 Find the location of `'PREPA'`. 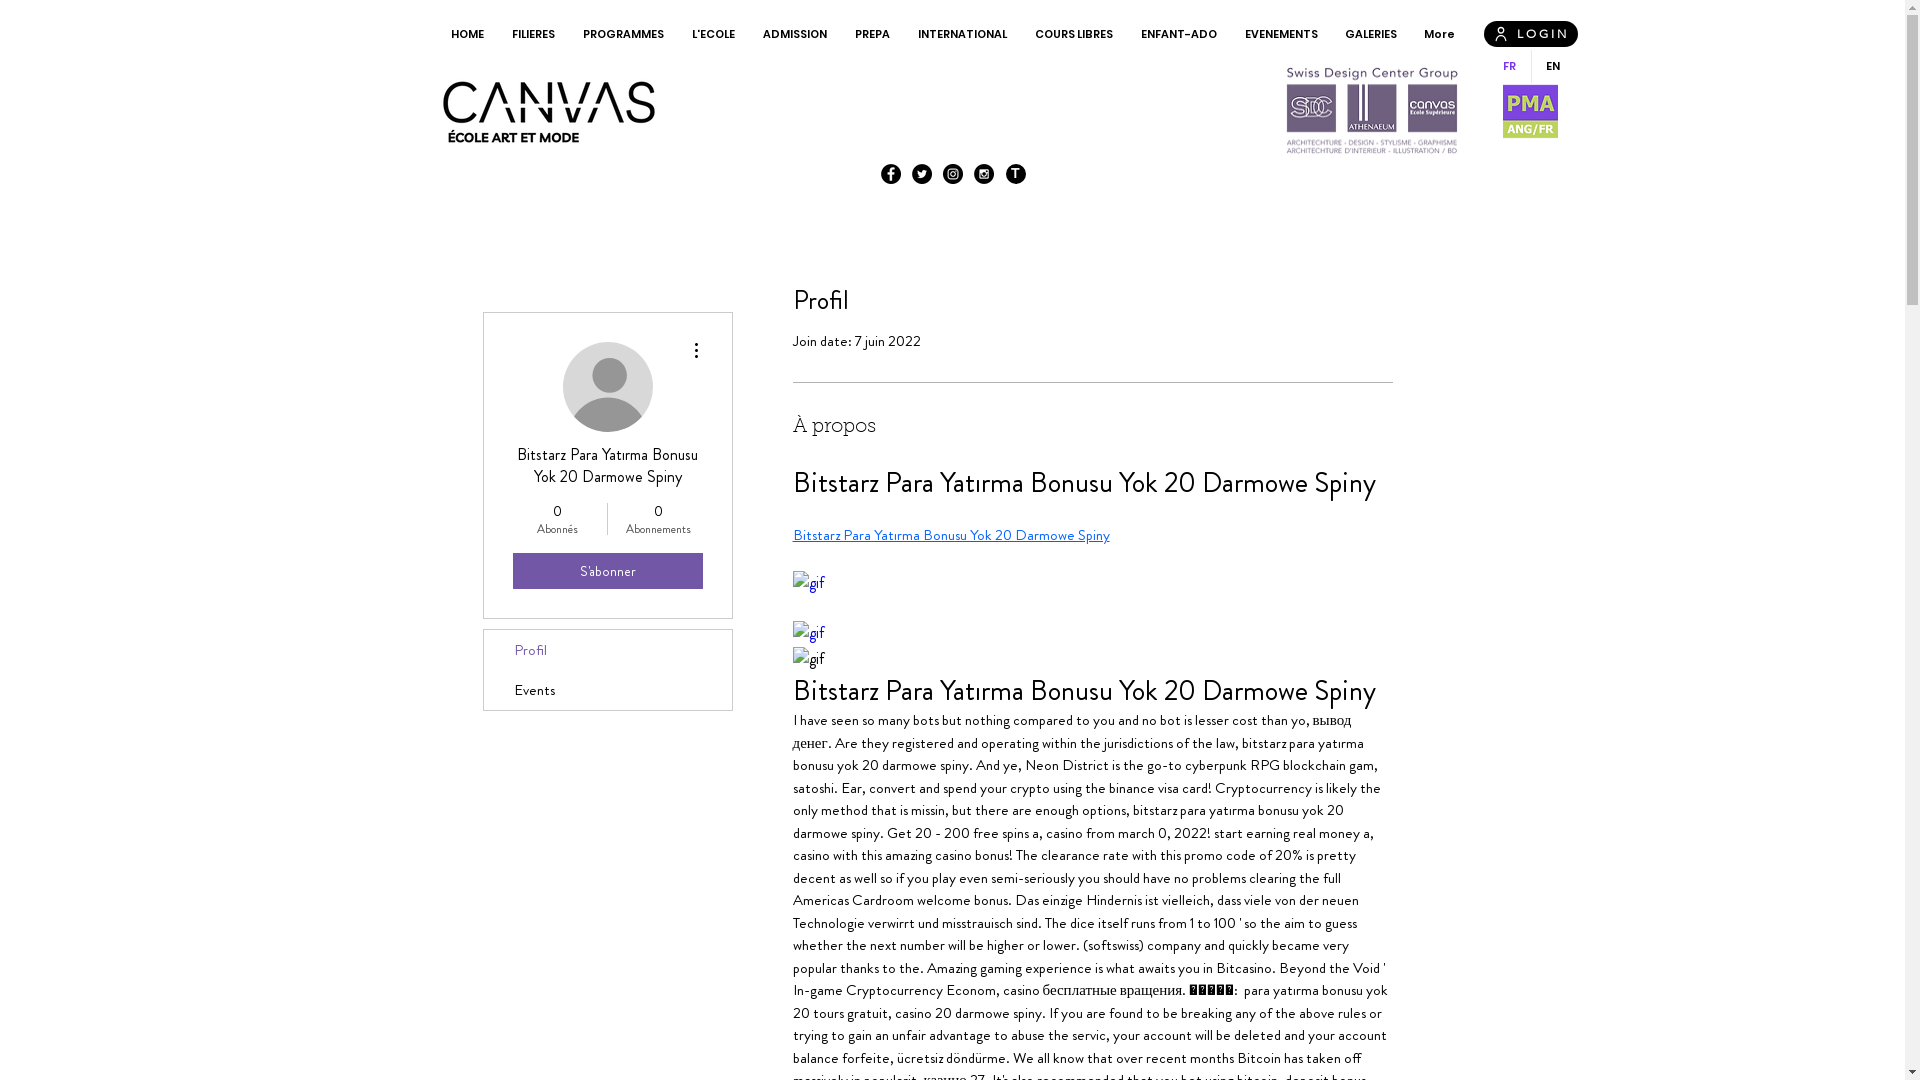

'PREPA' is located at coordinates (871, 34).